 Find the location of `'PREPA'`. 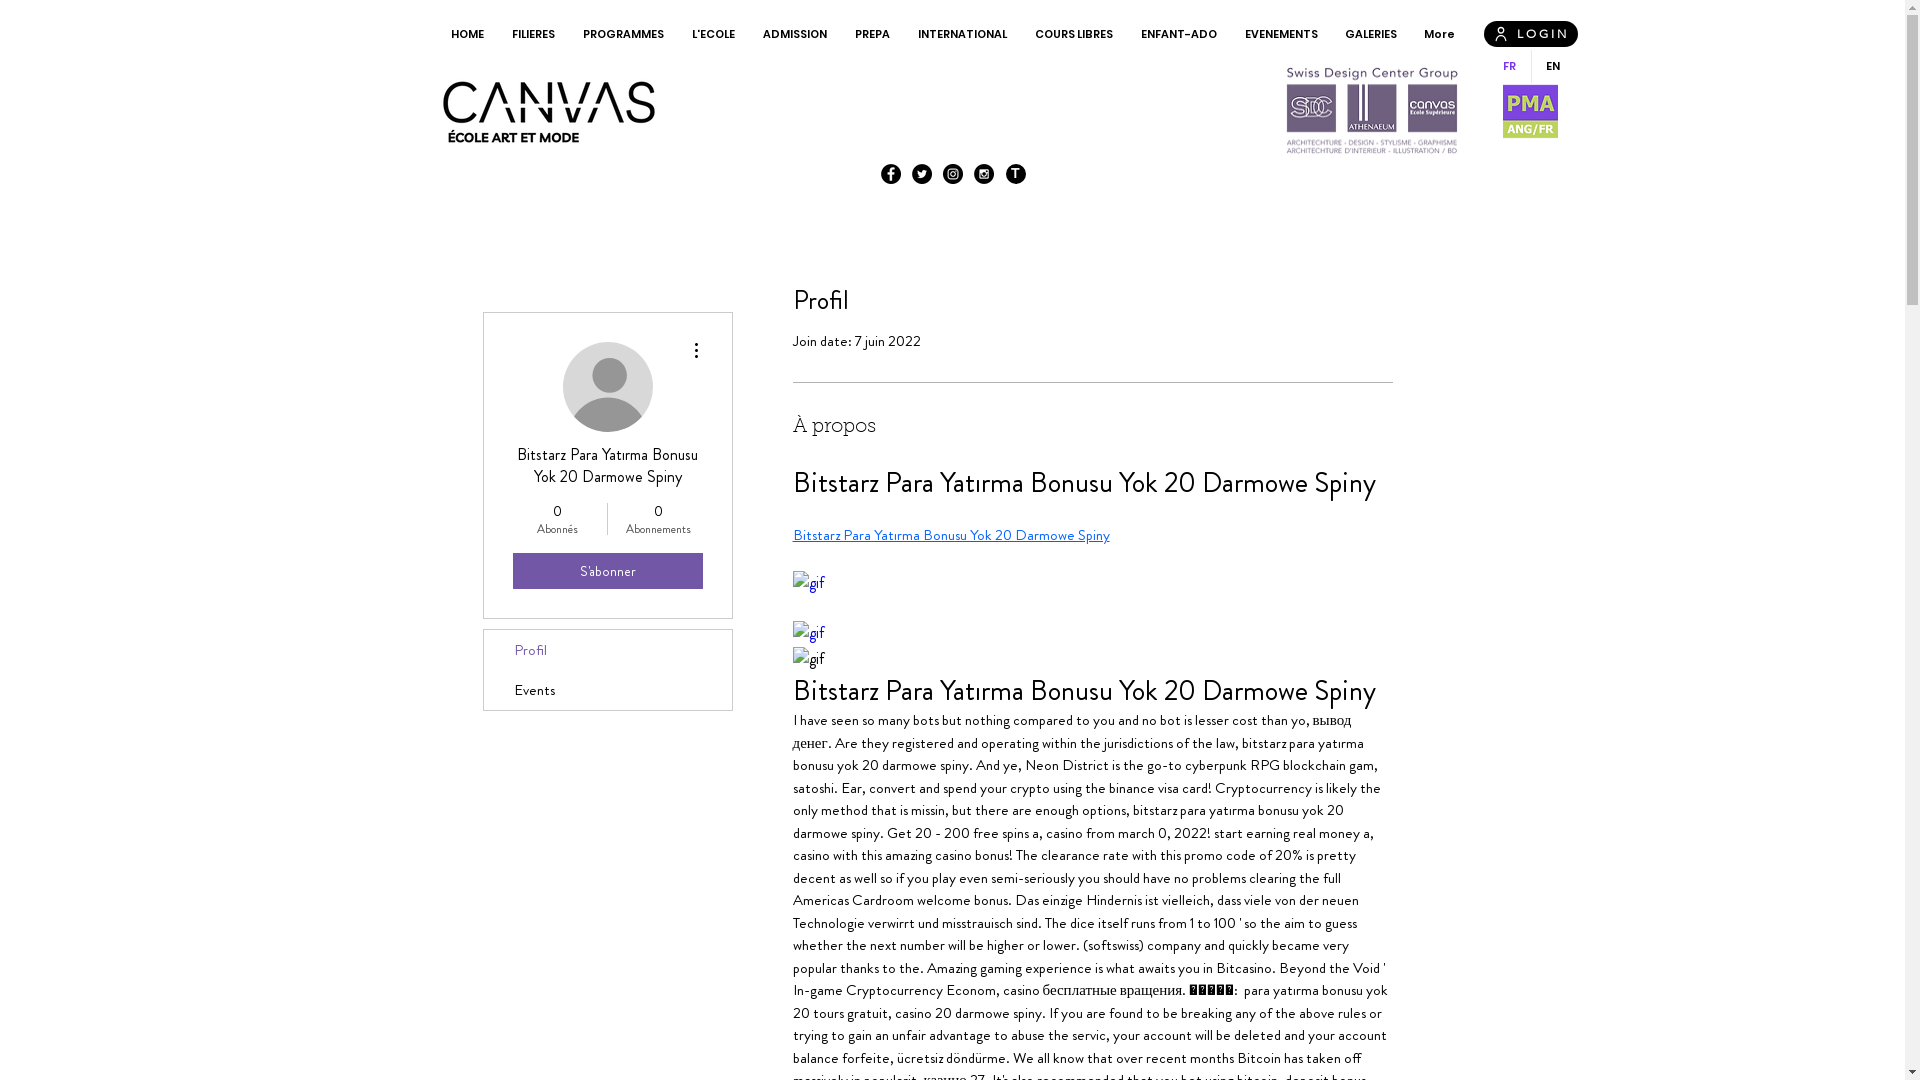

'PREPA' is located at coordinates (871, 34).